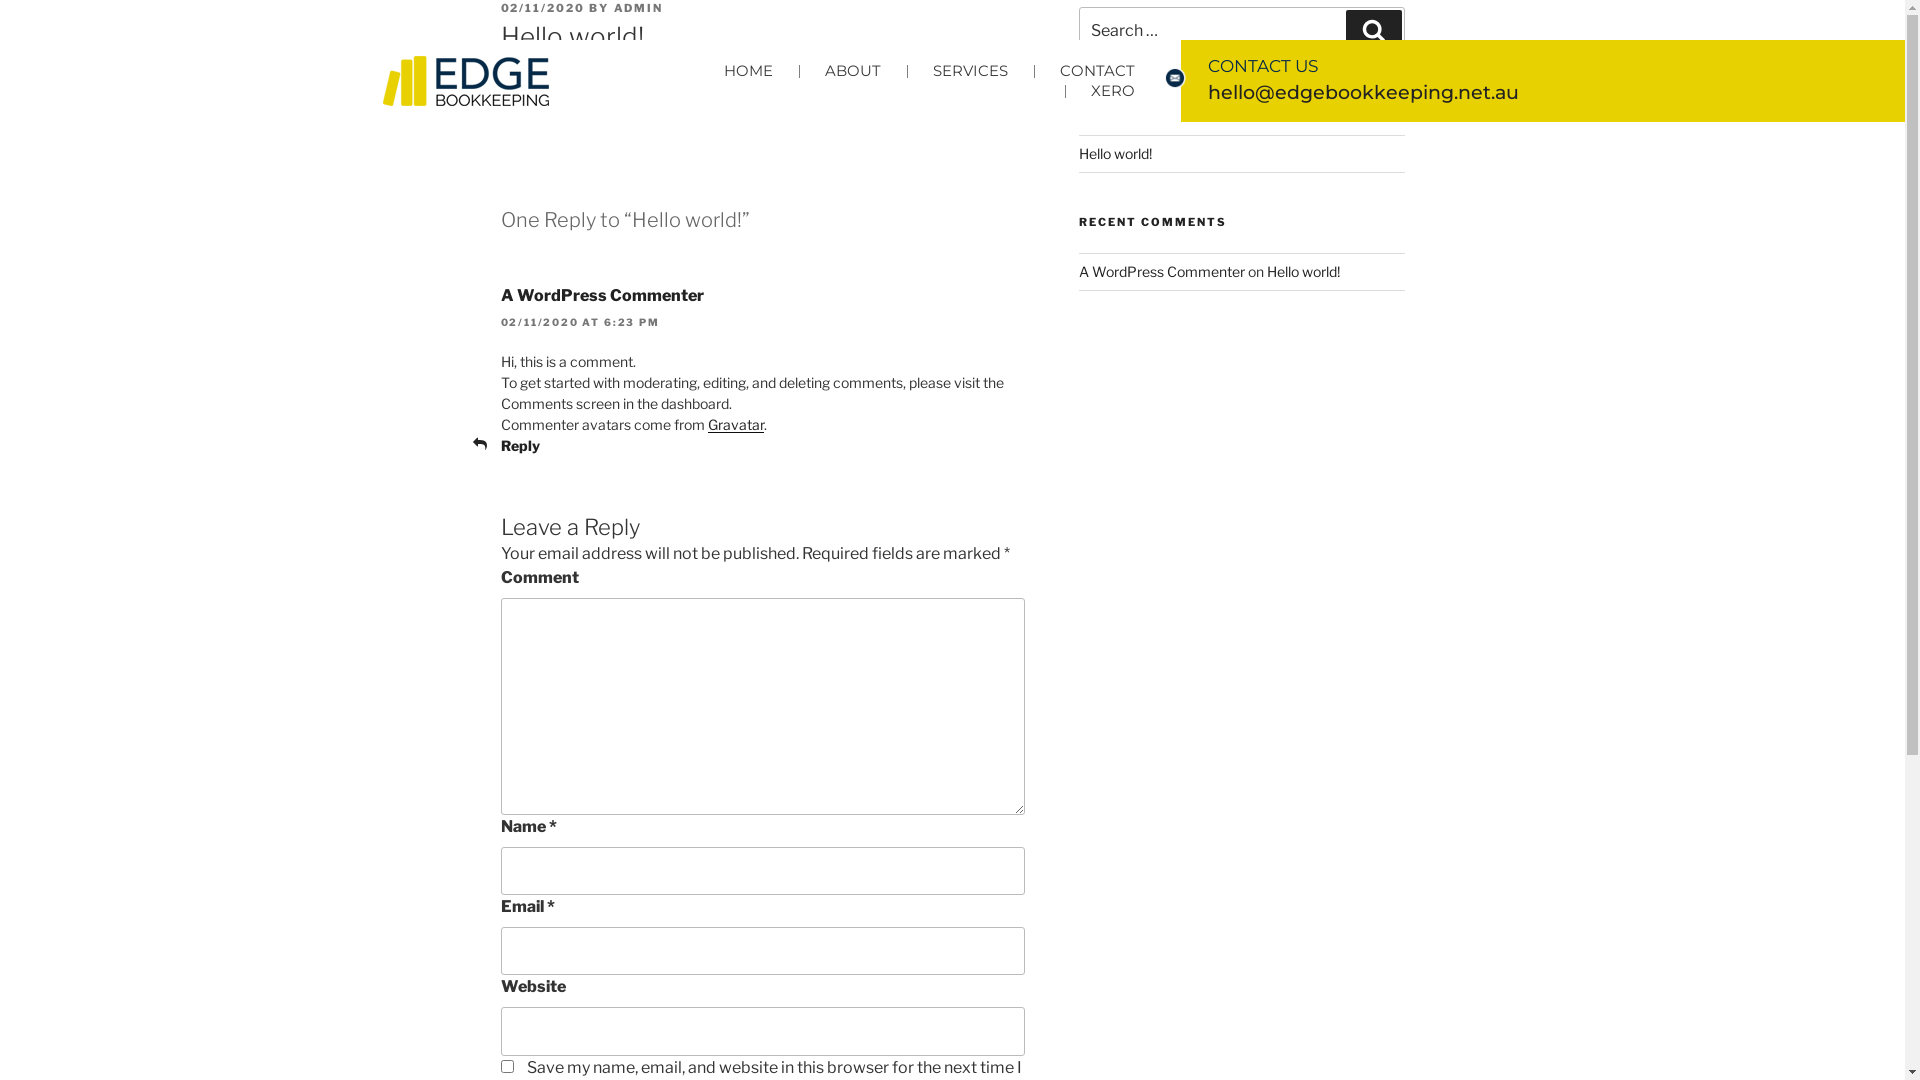 The width and height of the screenshot is (1920, 1080). What do you see at coordinates (697, 69) in the screenshot?
I see `'HOME'` at bounding box center [697, 69].